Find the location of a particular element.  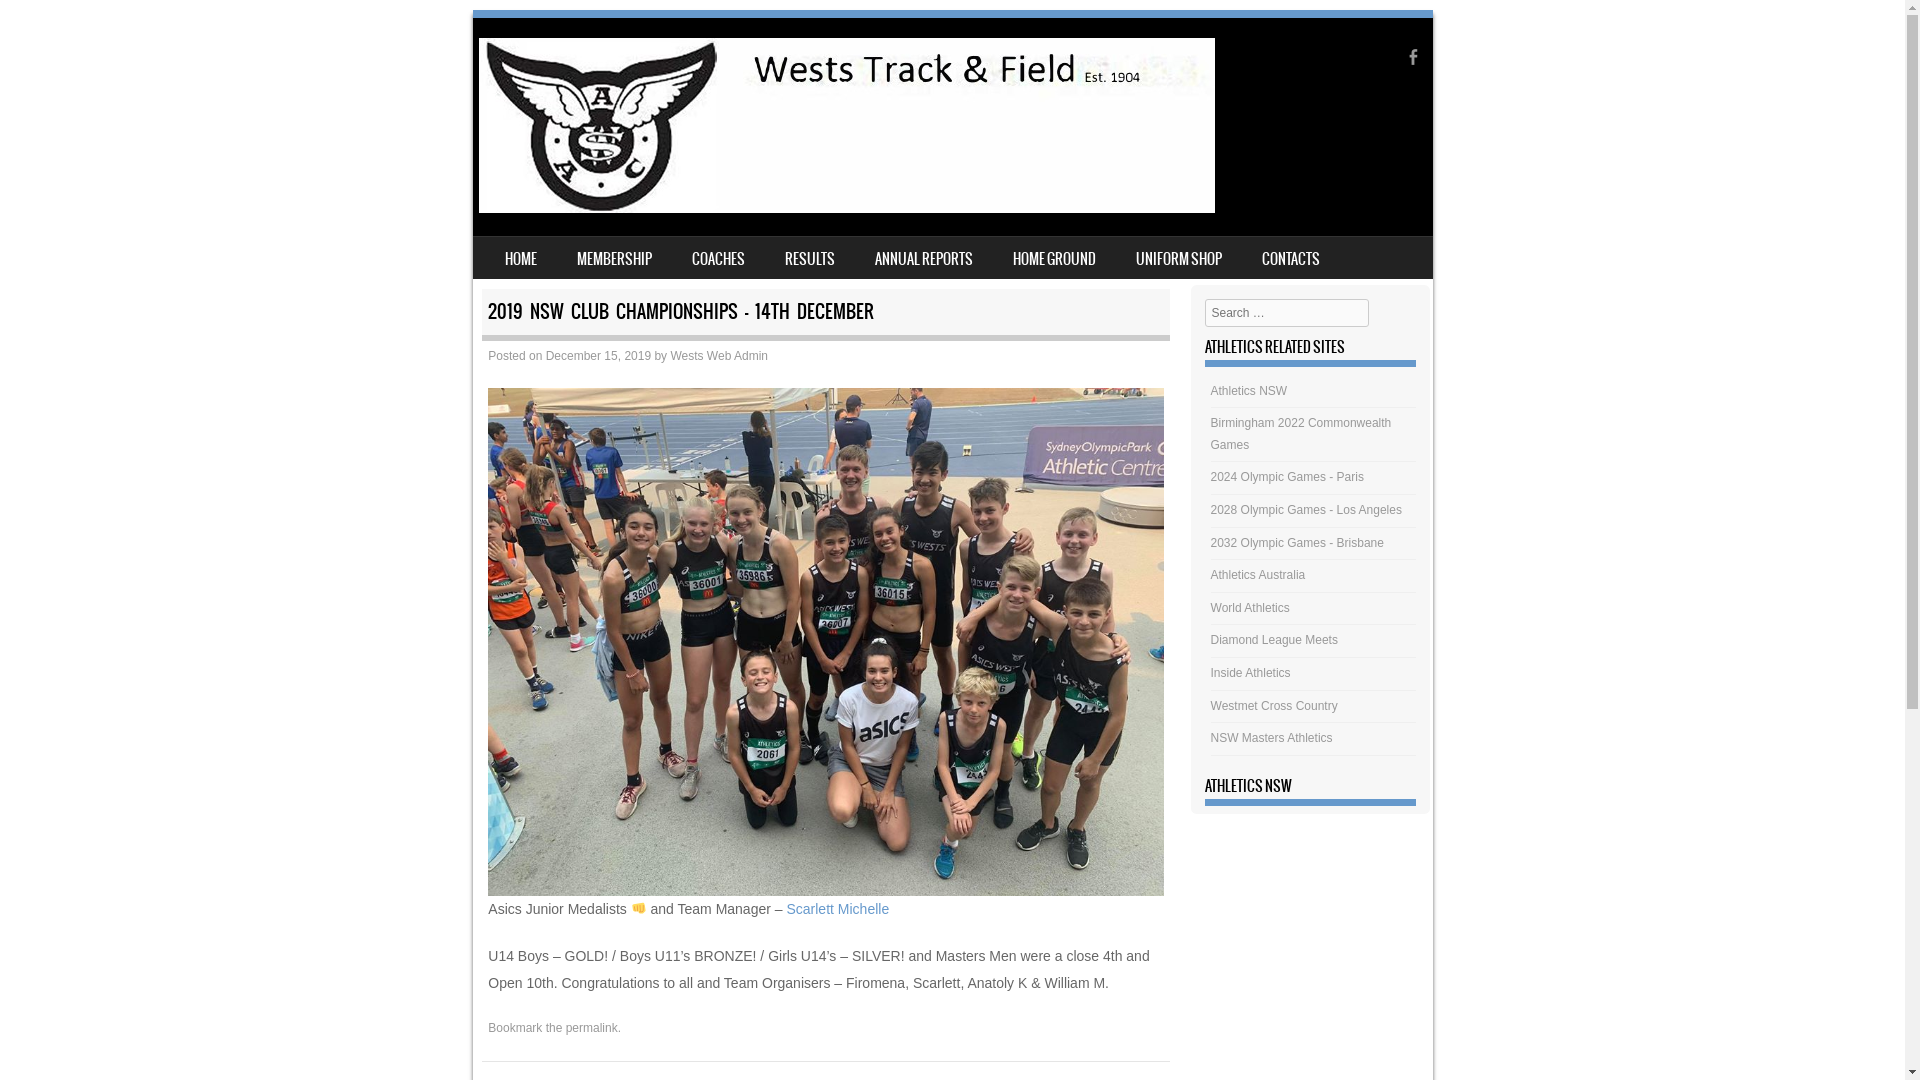

'Westmet Cross Country' is located at coordinates (1273, 704).